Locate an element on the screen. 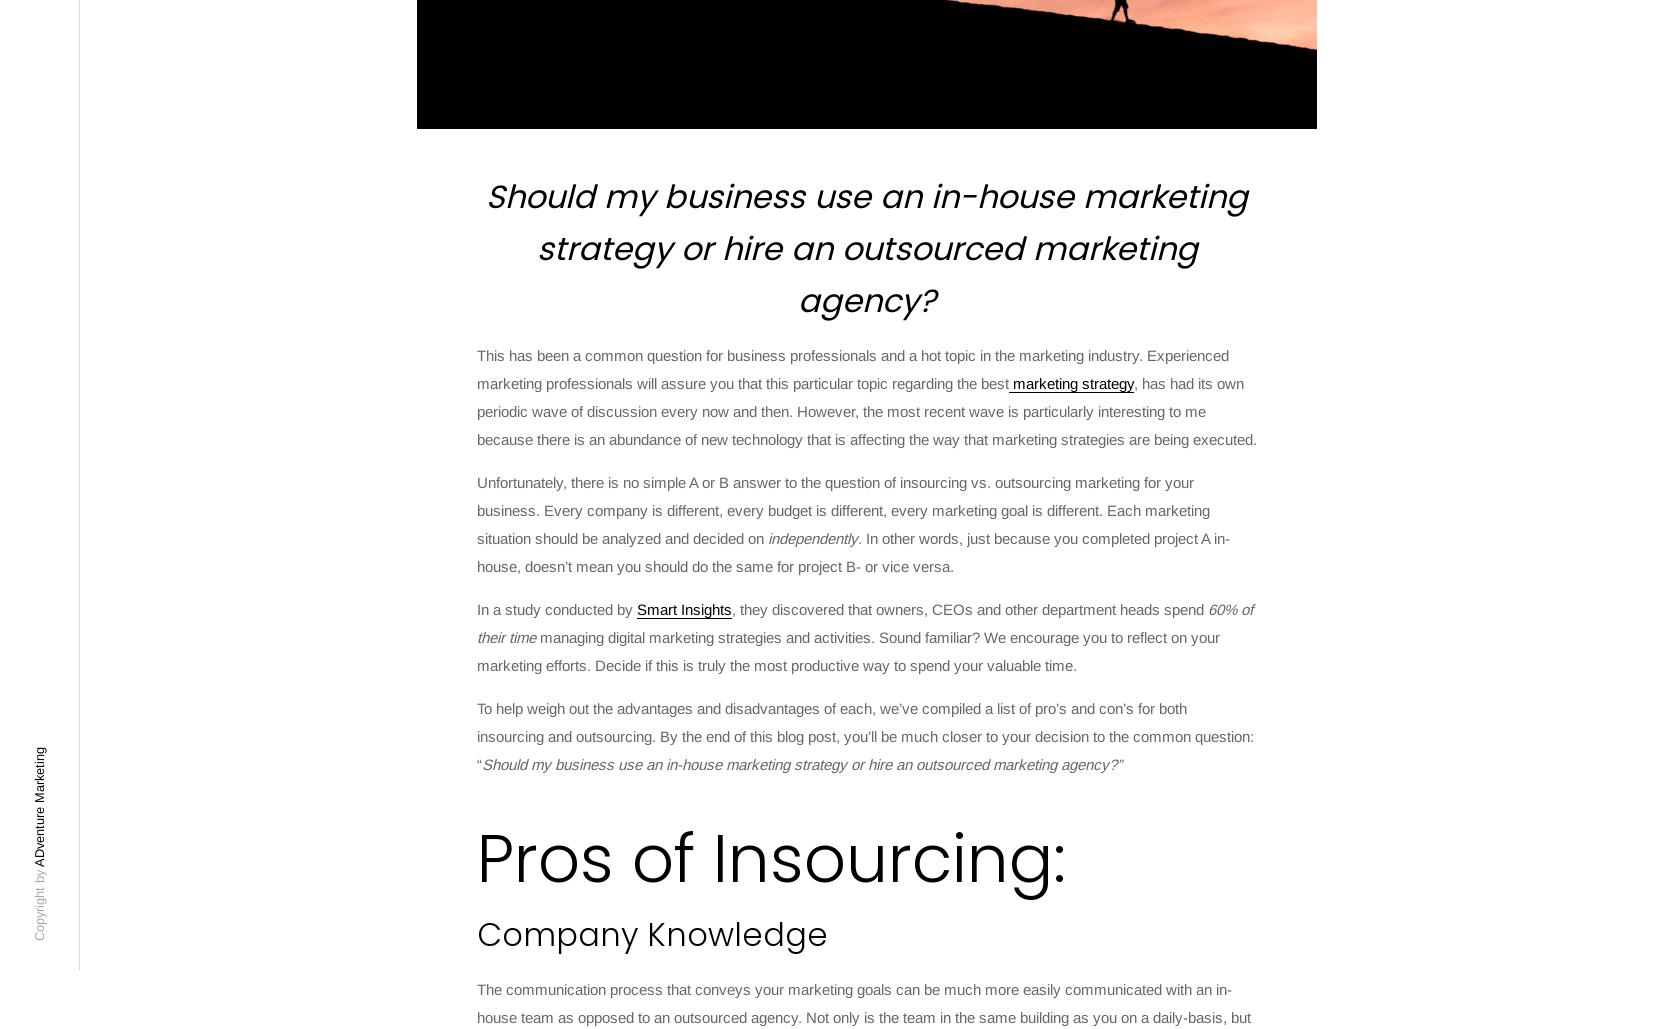 Image resolution: width=1654 pixels, height=1029 pixels. ', they discovered that owners, CEOs and other department heads spend' is located at coordinates (732, 609).